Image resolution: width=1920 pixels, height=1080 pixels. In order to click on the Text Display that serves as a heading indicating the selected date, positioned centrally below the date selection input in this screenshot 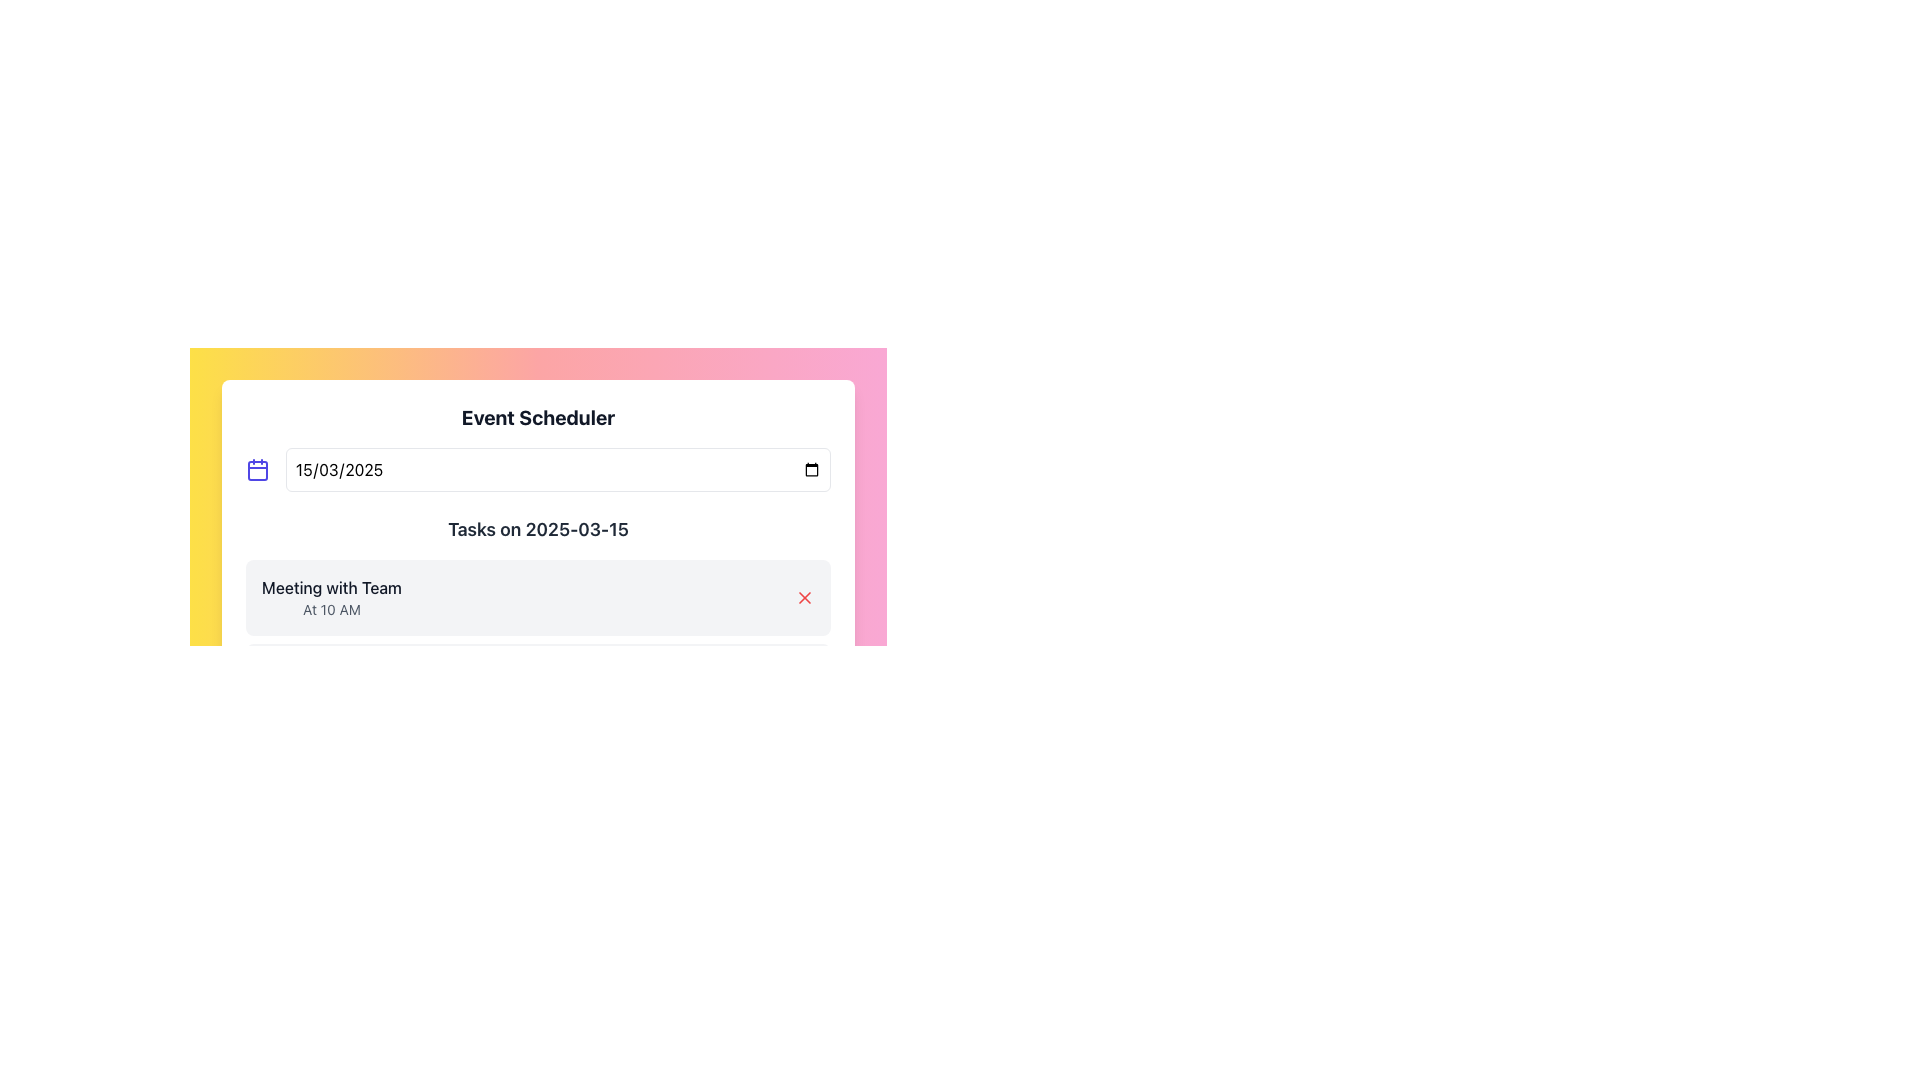, I will do `click(538, 528)`.